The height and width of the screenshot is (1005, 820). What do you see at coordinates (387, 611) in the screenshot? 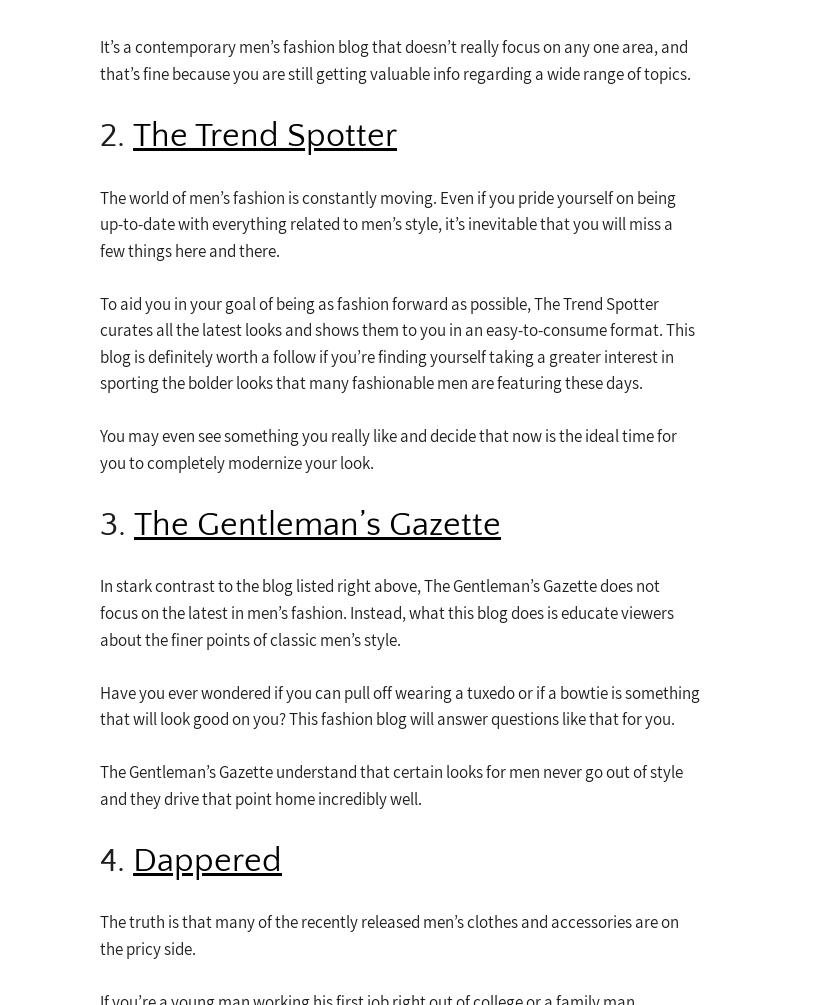
I see `'In stark contrast to the blog listed right above, The Gentleman’s Gazette does not focus on the latest in men’s fashion. Instead, what this blog does is educate viewers about the finer points of classic men’s style.'` at bounding box center [387, 611].